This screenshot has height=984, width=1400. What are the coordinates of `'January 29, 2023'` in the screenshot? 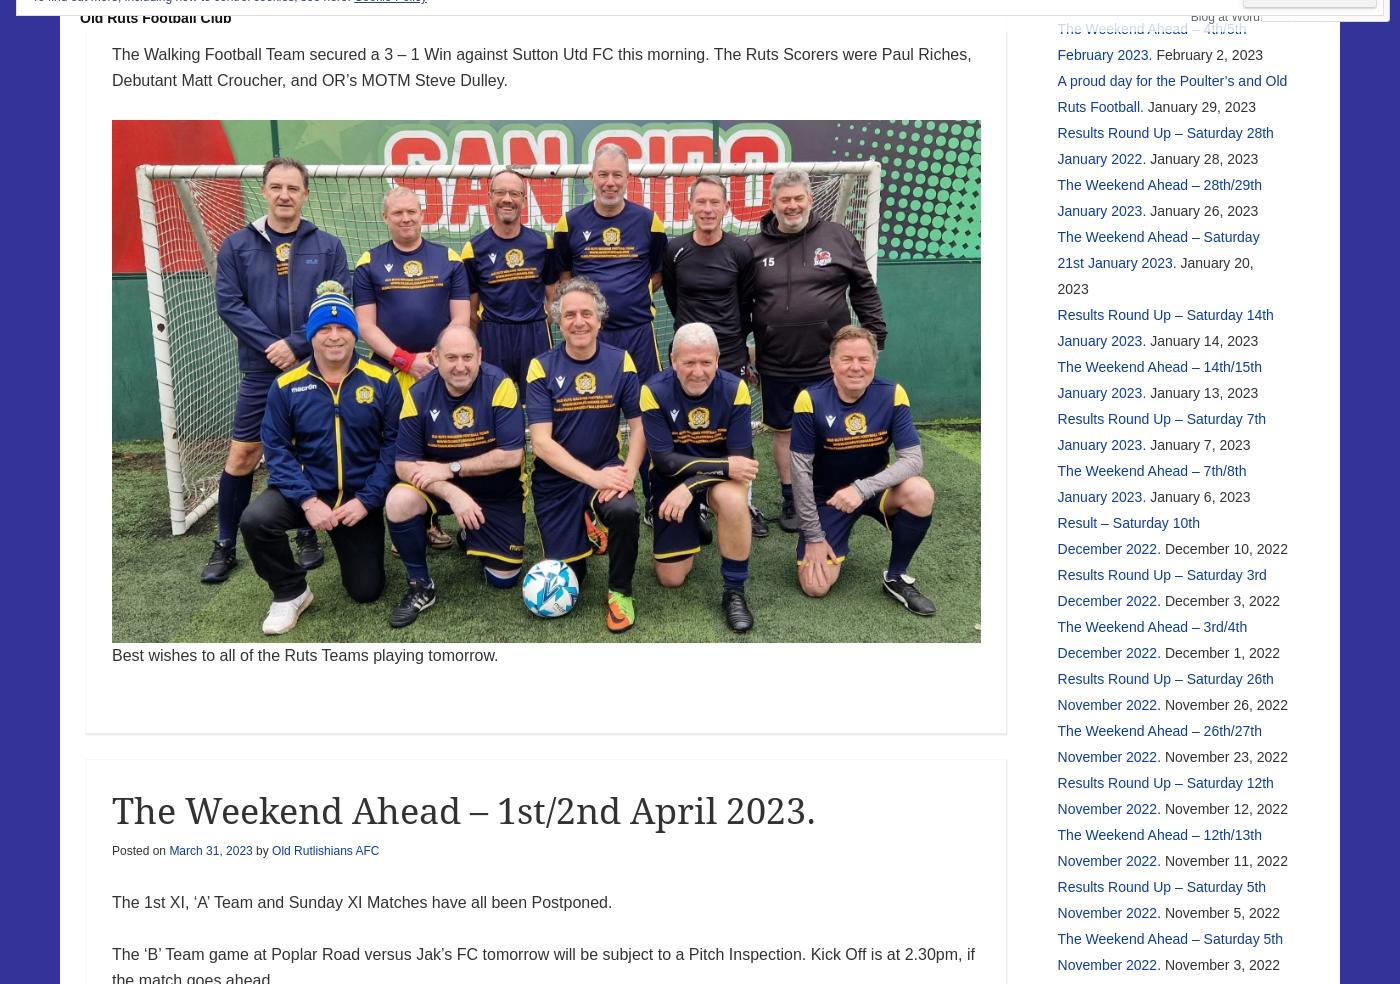 It's located at (1201, 104).